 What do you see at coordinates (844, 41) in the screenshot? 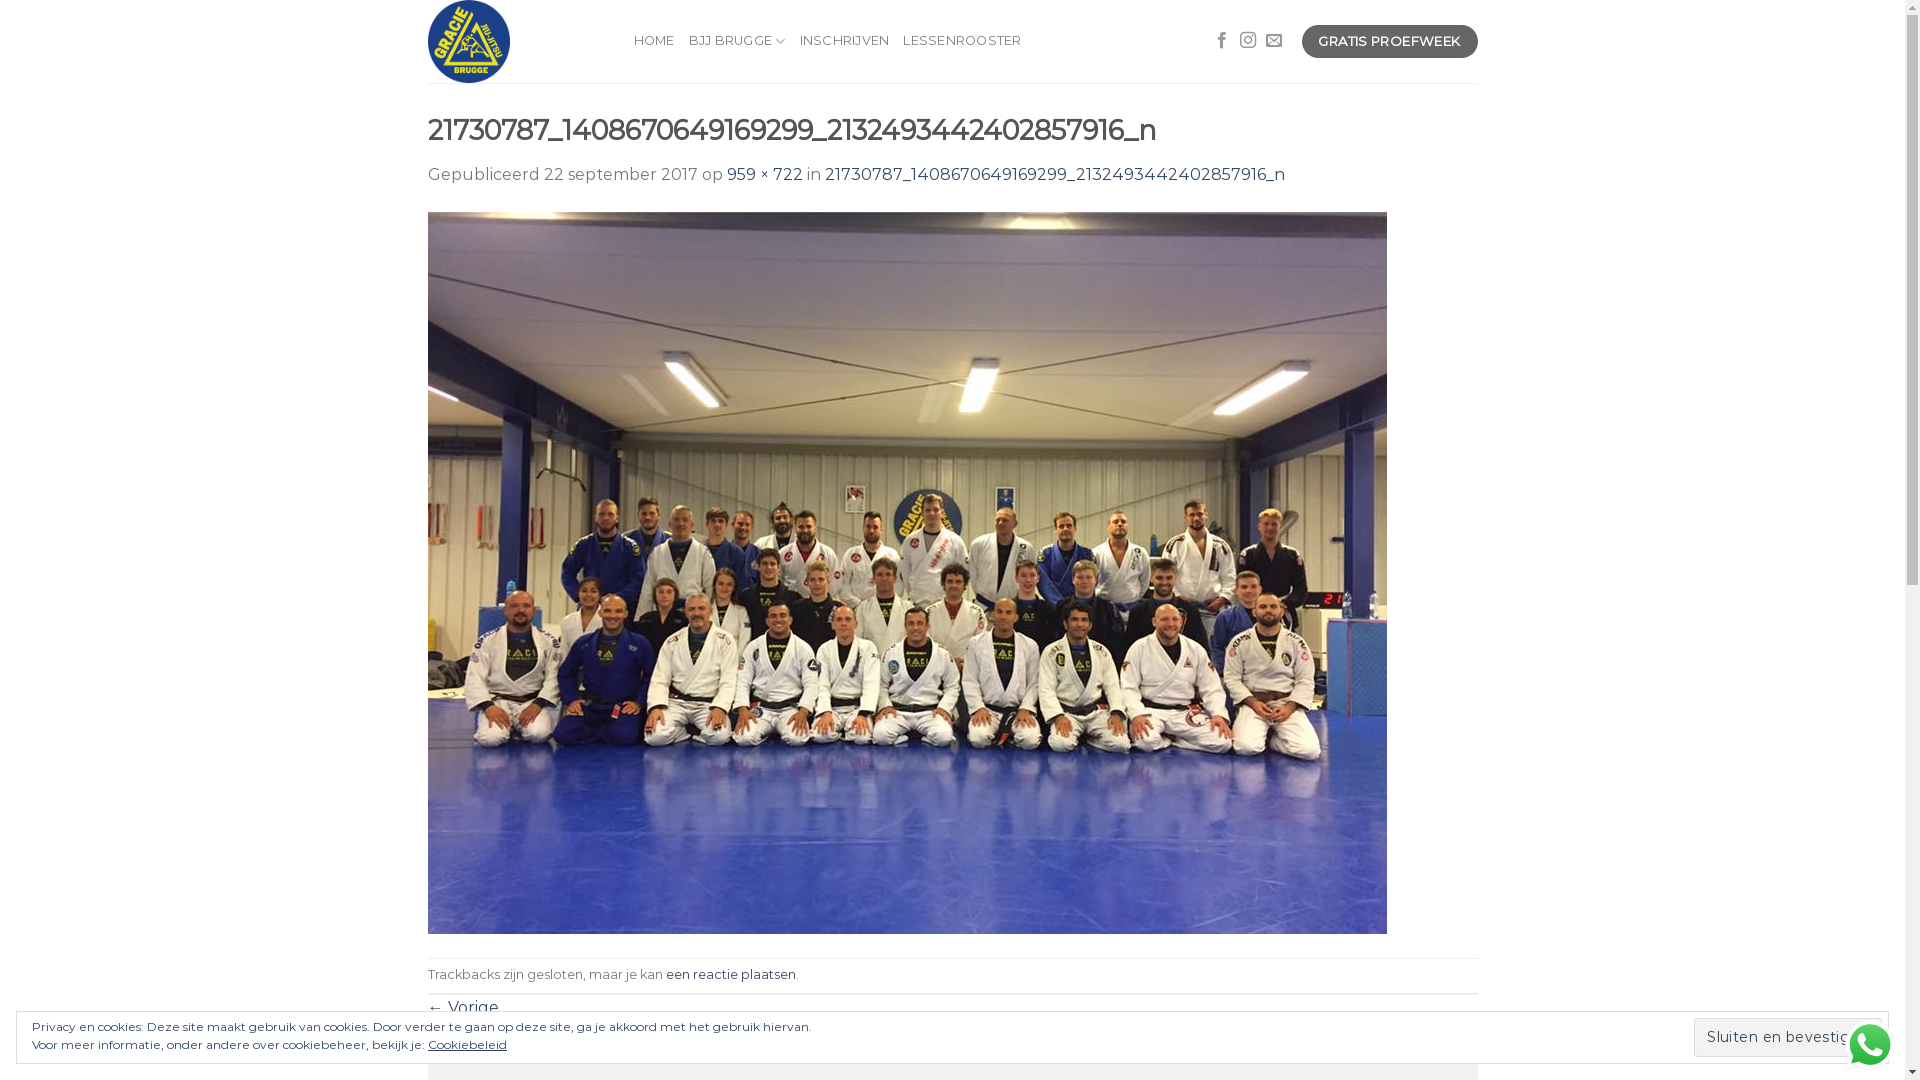
I see `'INSCHRIJVEN'` at bounding box center [844, 41].